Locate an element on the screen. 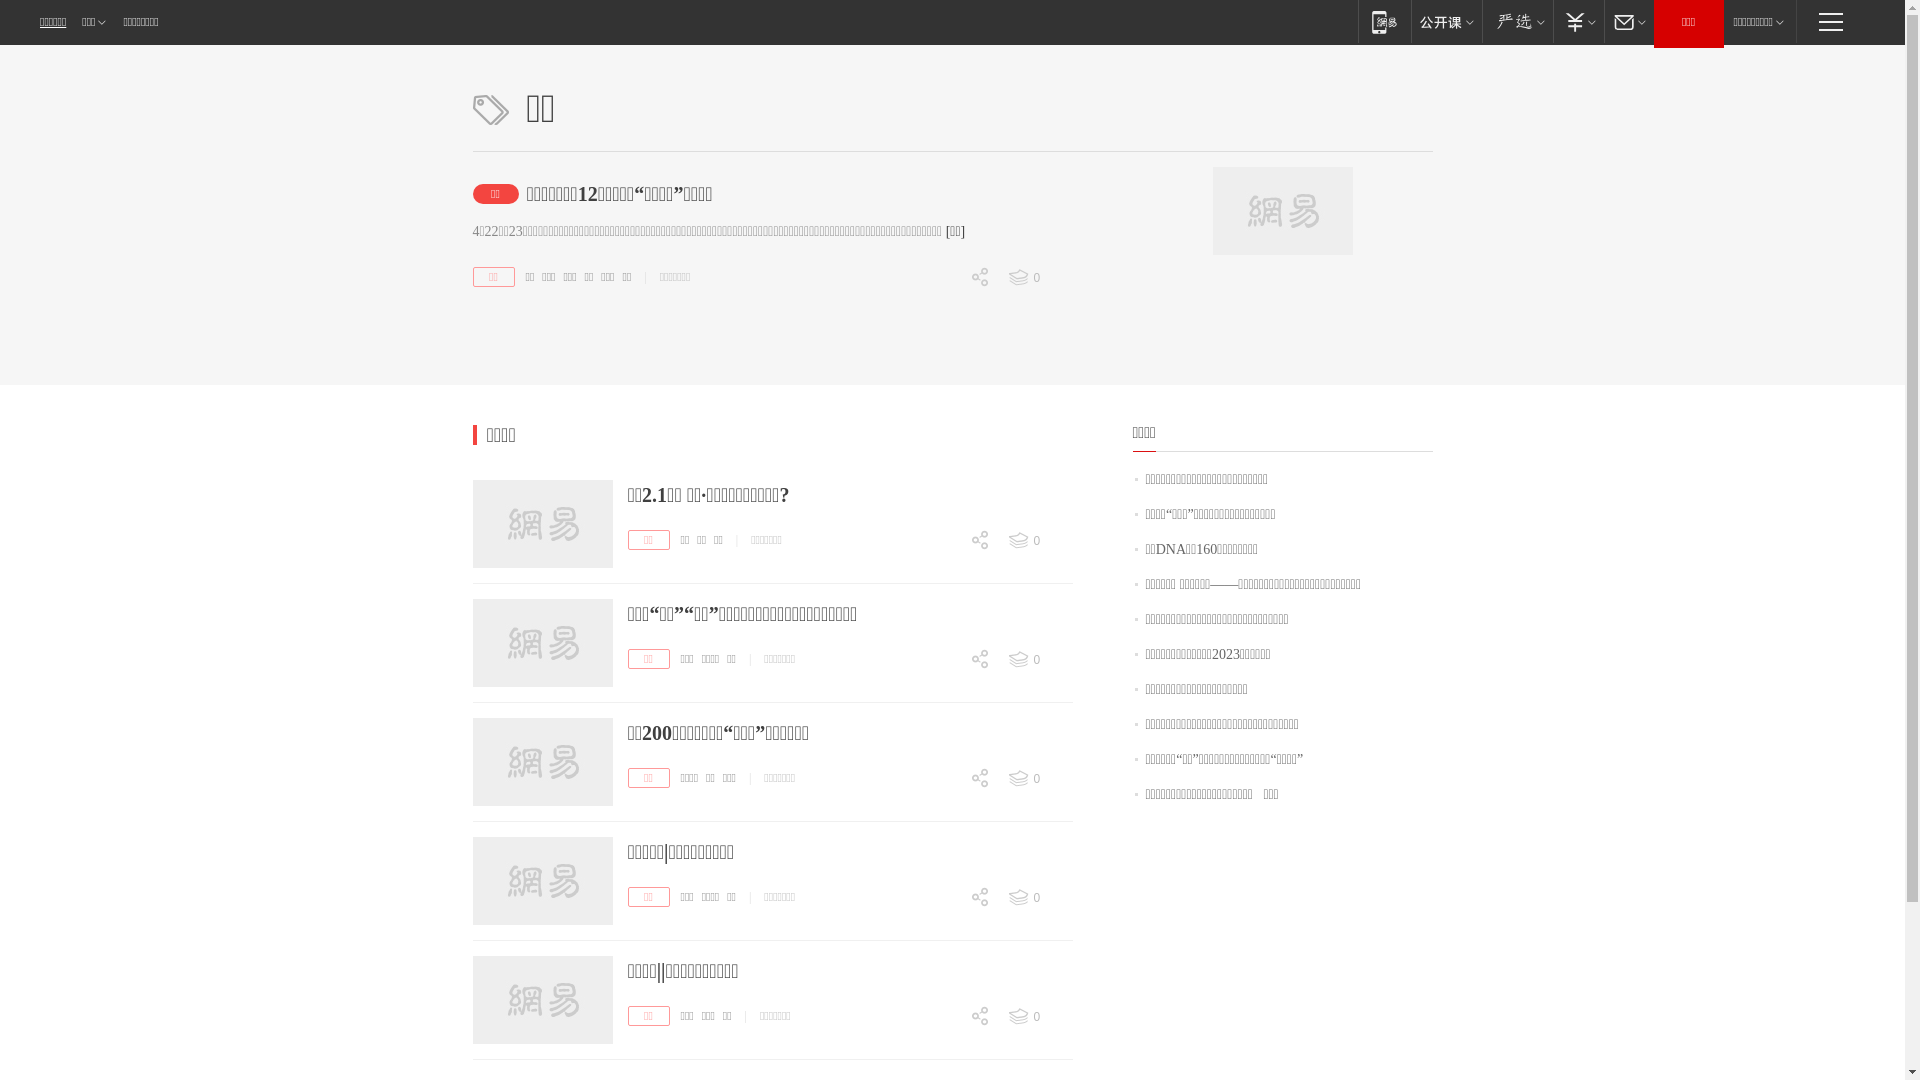 The height and width of the screenshot is (1080, 1920). '0' is located at coordinates (1038, 277).